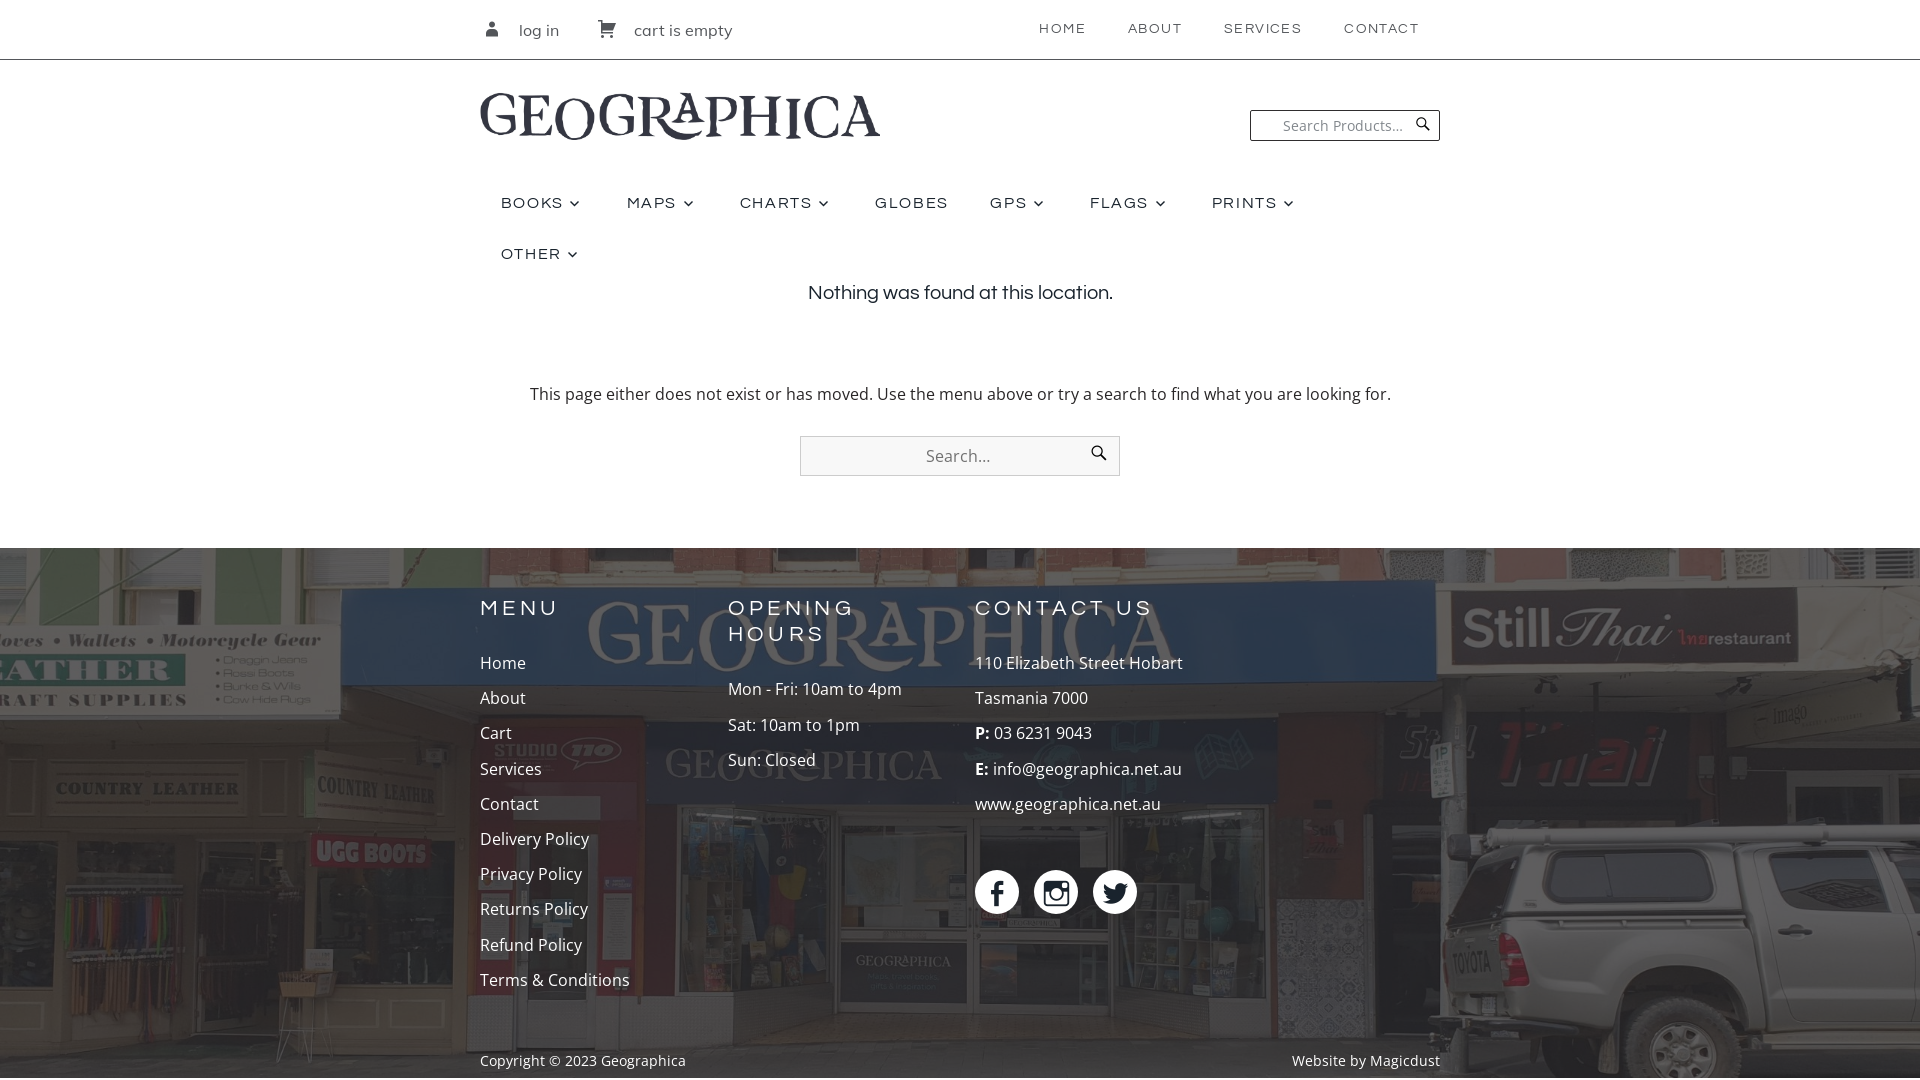 The height and width of the screenshot is (1080, 1920). Describe the element at coordinates (510, 767) in the screenshot. I see `'Services'` at that location.